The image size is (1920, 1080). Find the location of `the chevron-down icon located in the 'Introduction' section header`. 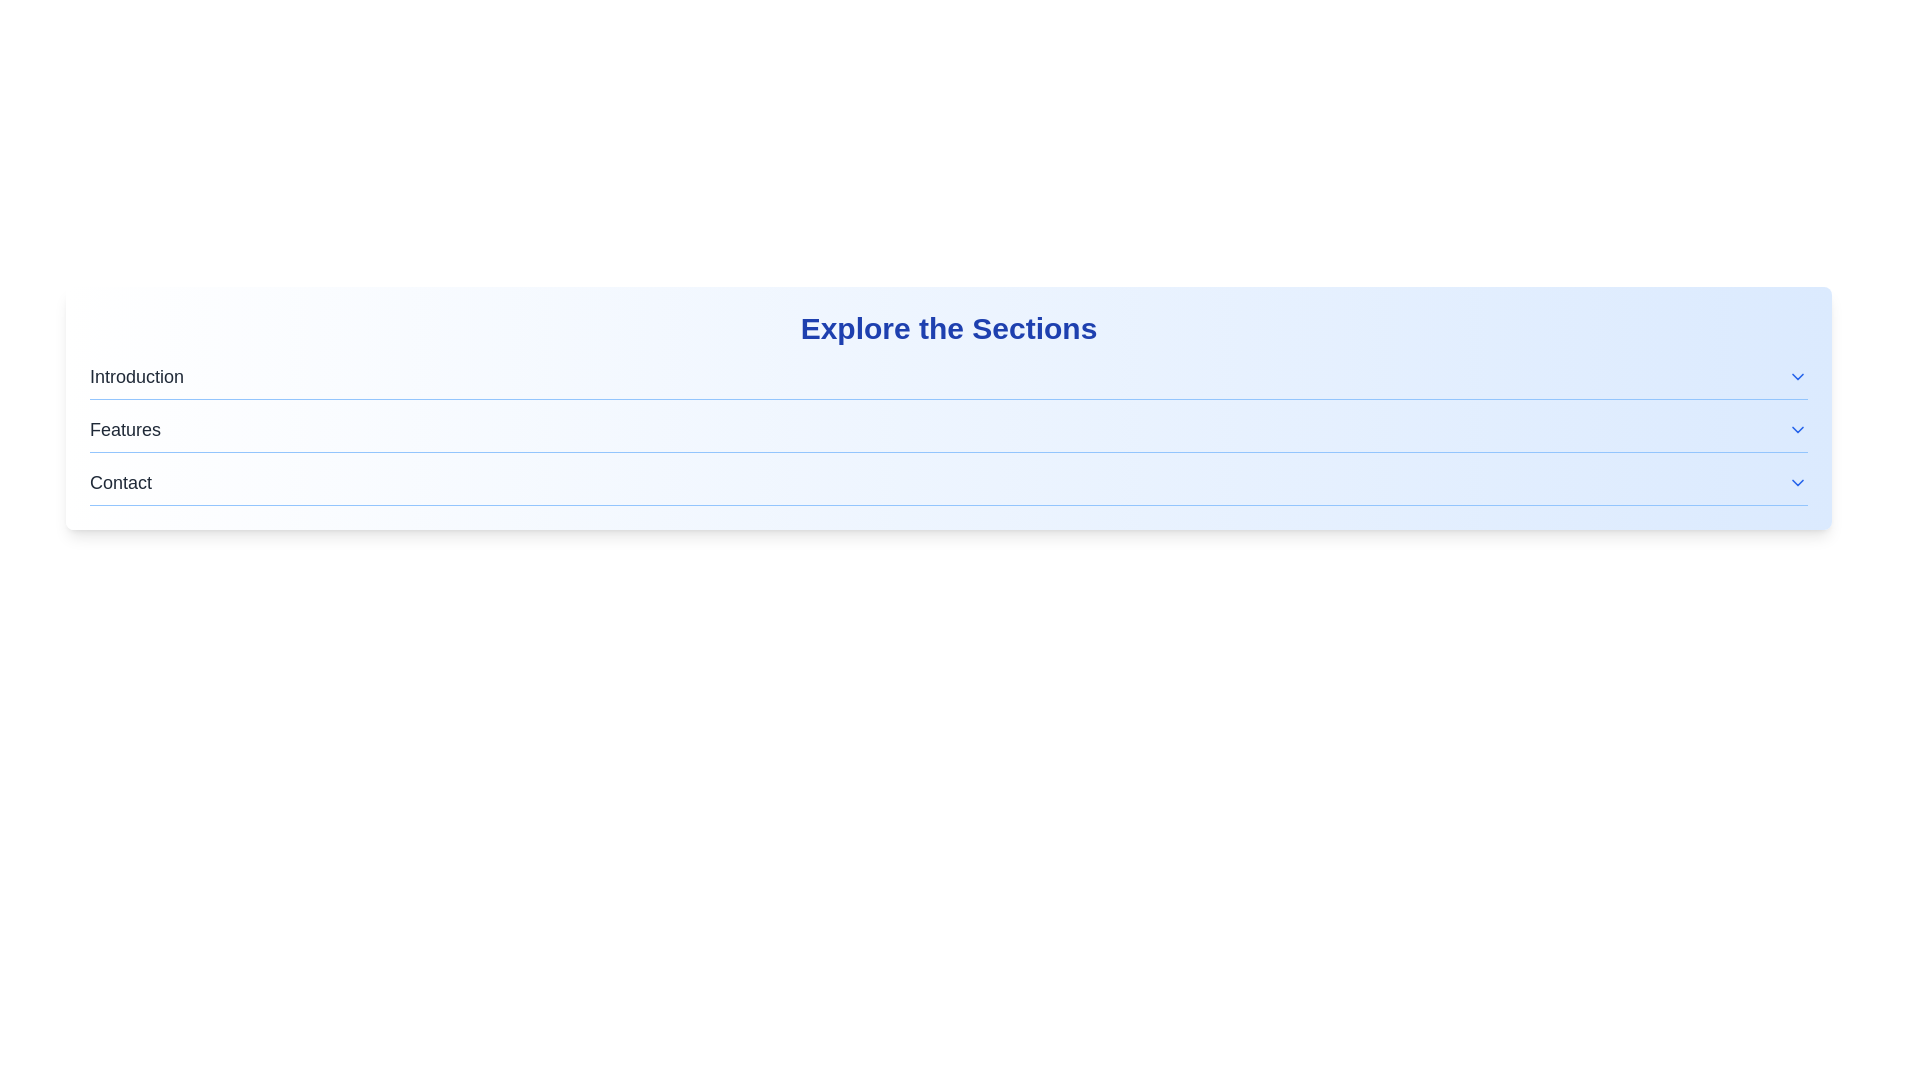

the chevron-down icon located in the 'Introduction' section header is located at coordinates (1798, 377).